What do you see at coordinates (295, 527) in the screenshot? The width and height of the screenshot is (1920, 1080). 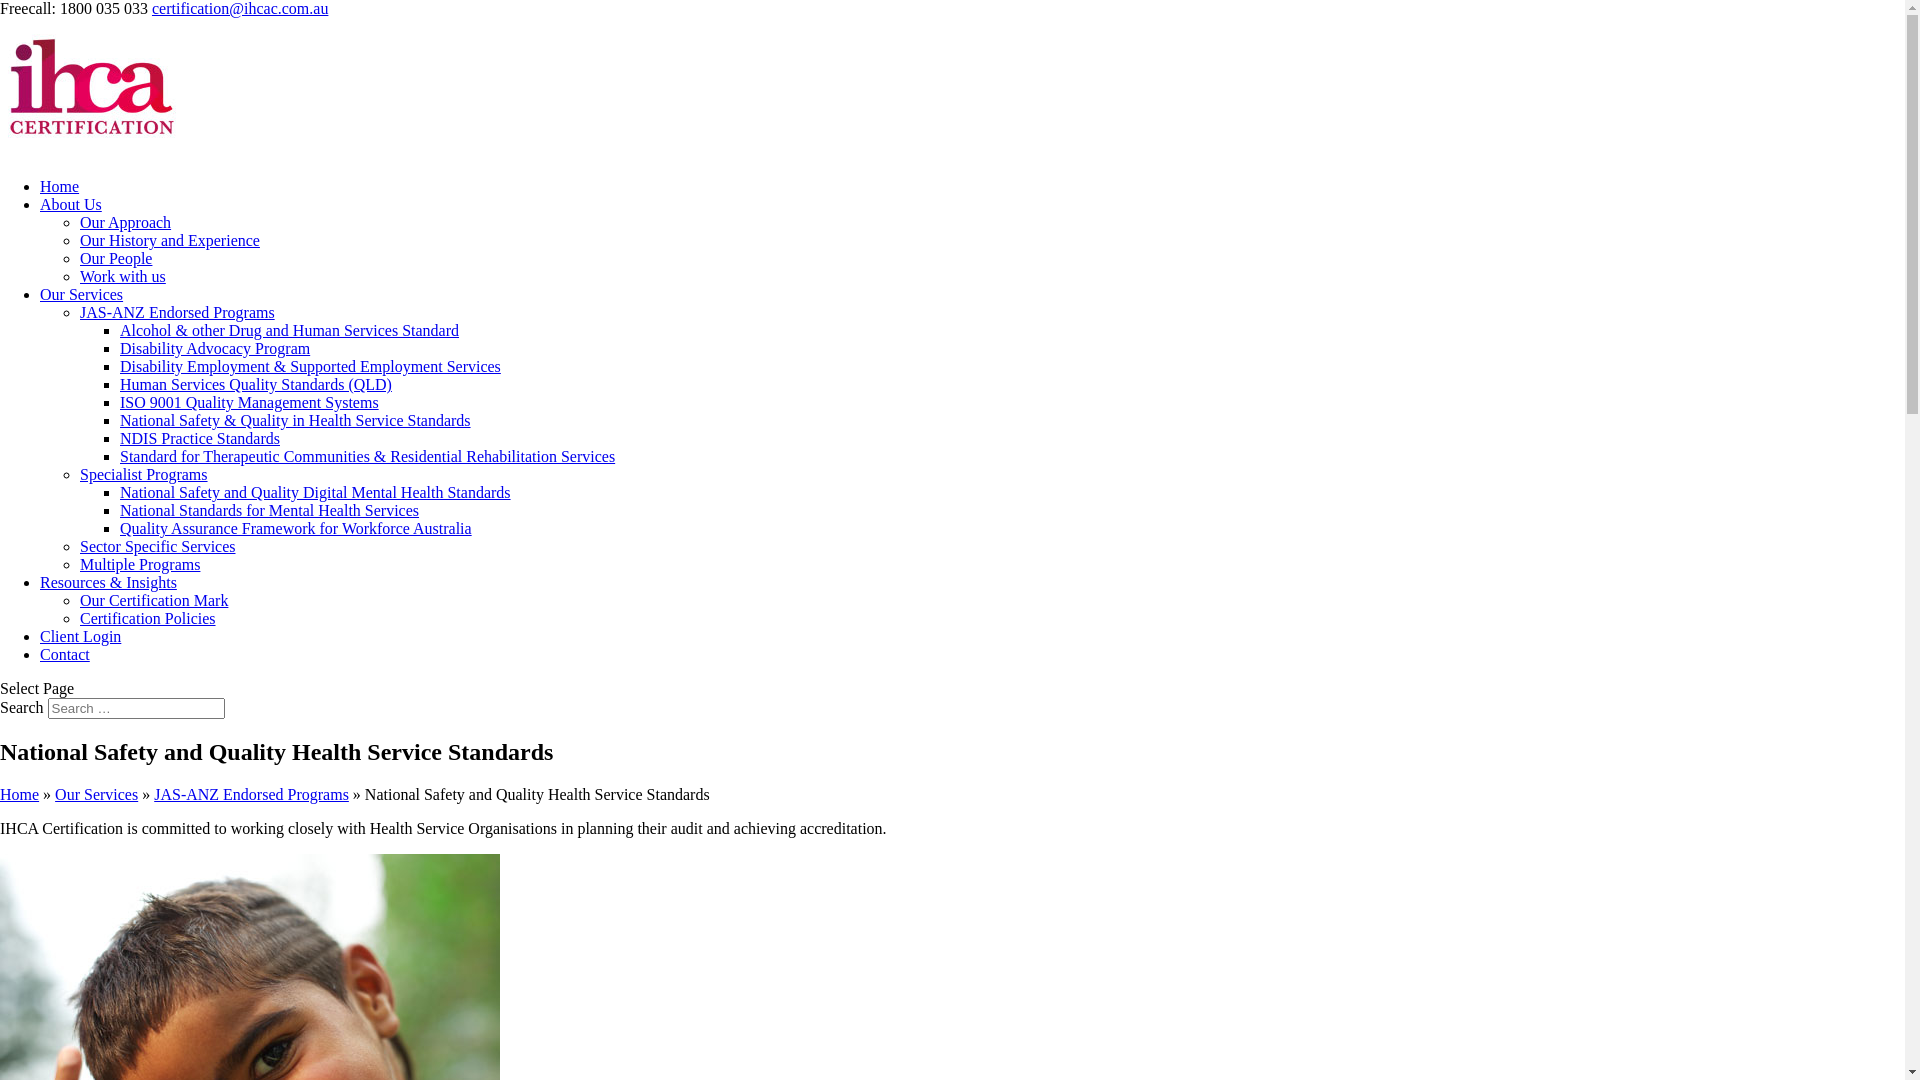 I see `'Quality Assurance Framework for Workforce Australia'` at bounding box center [295, 527].